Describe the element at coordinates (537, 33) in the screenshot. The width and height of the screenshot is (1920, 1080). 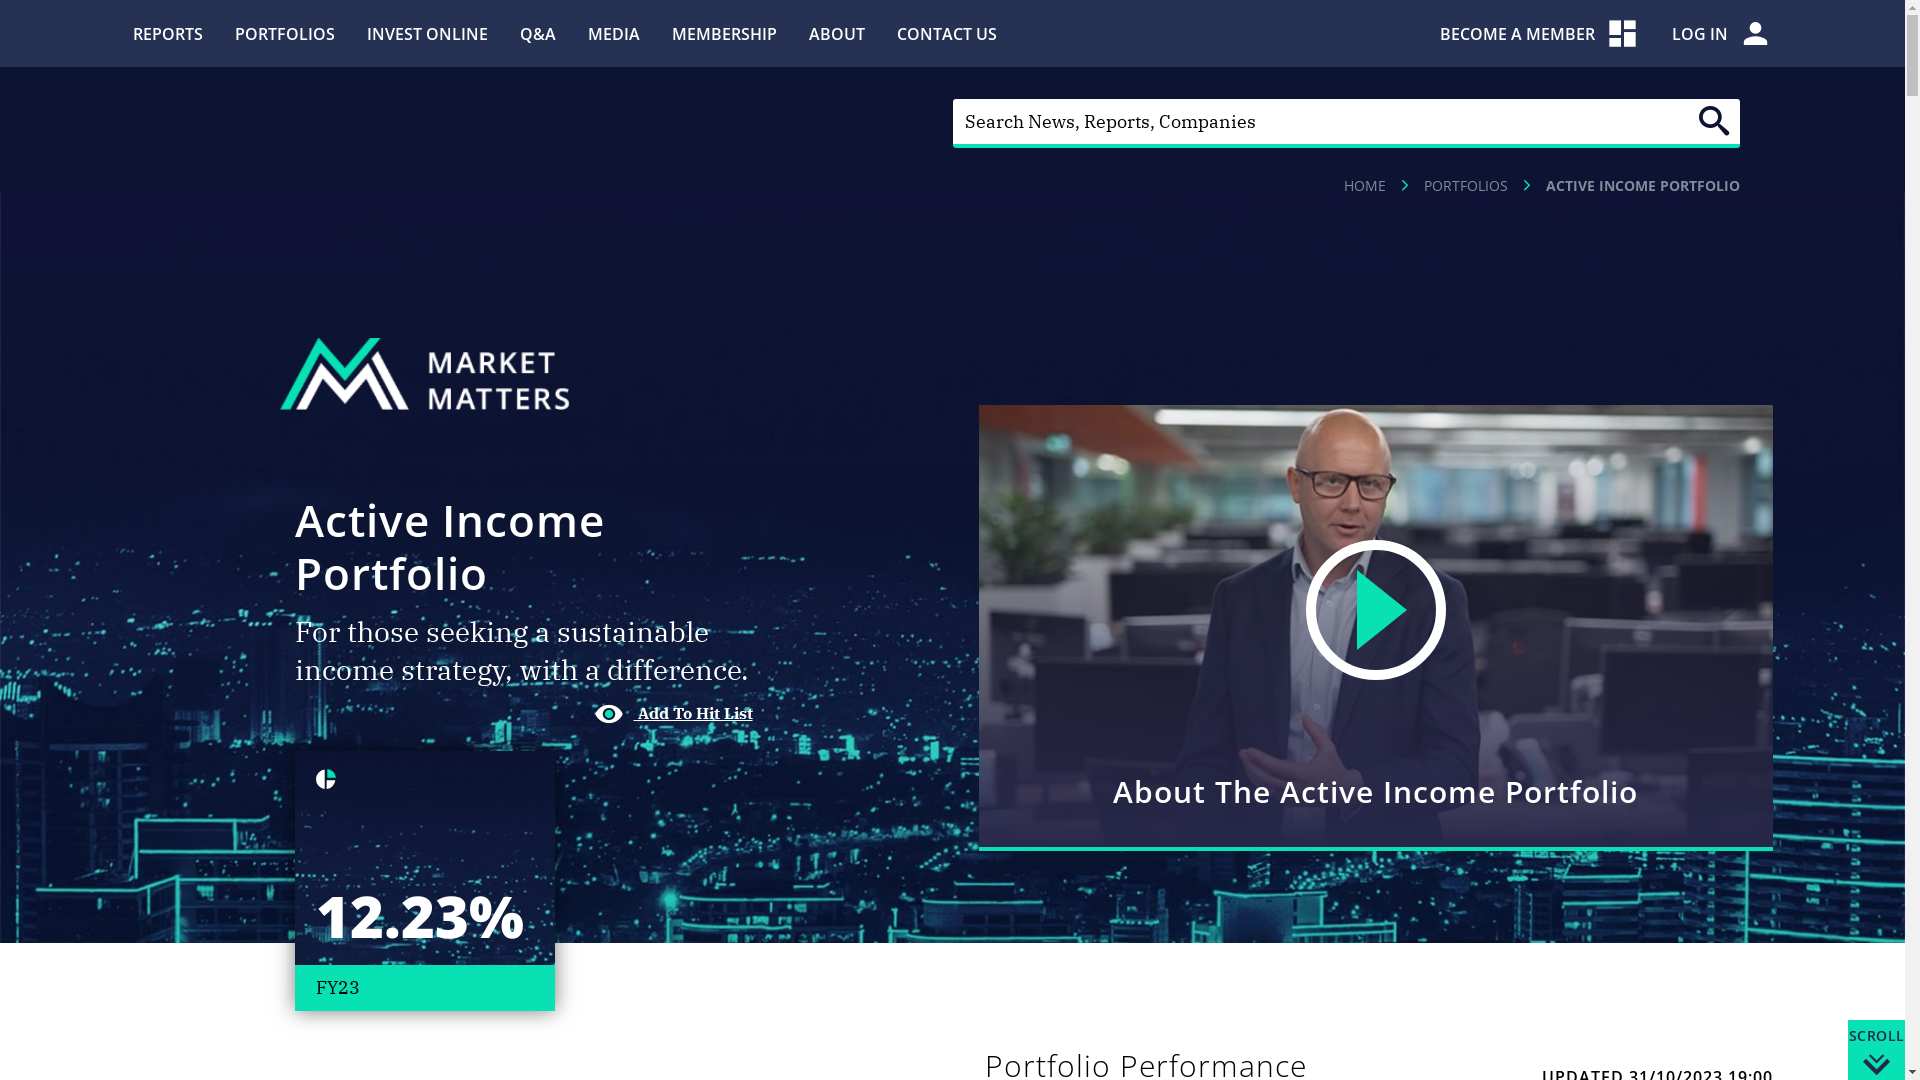
I see `'Q&A'` at that location.